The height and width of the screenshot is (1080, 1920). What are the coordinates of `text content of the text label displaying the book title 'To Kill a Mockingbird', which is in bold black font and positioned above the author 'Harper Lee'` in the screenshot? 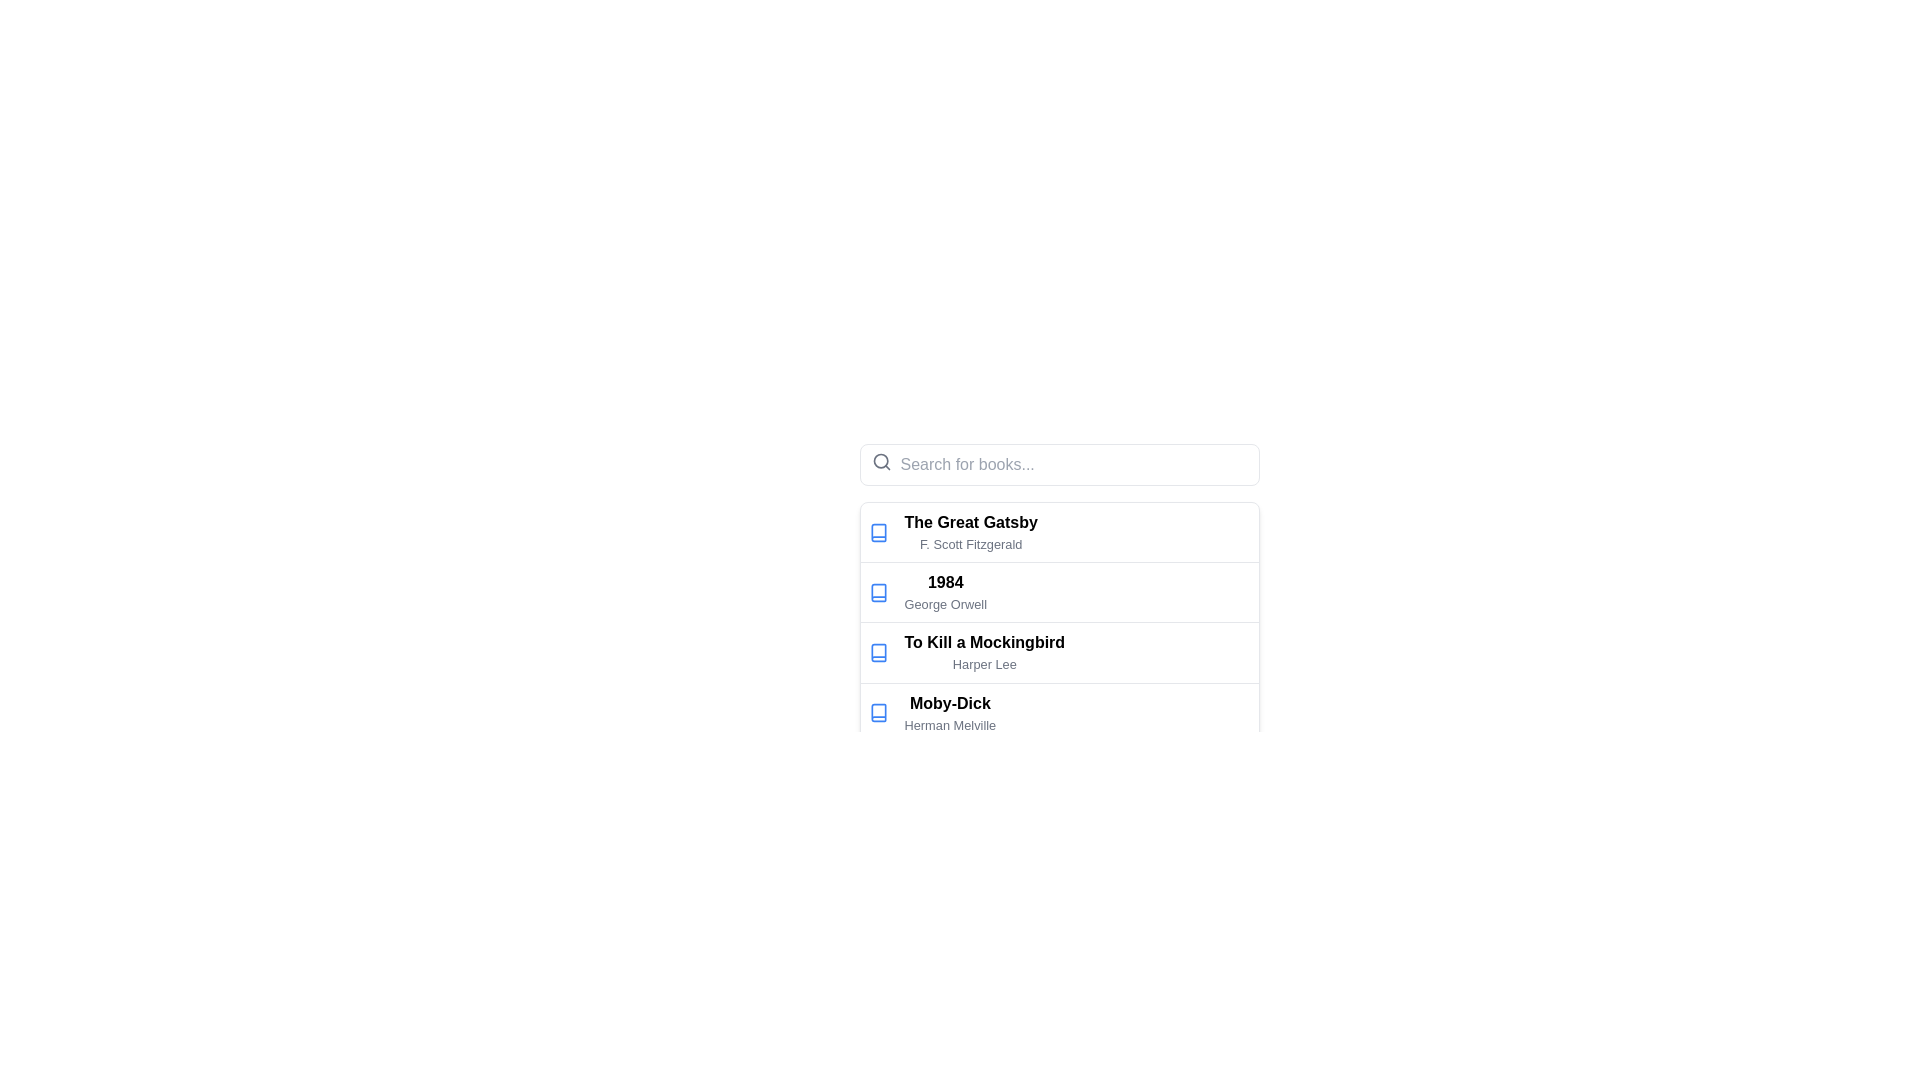 It's located at (984, 642).